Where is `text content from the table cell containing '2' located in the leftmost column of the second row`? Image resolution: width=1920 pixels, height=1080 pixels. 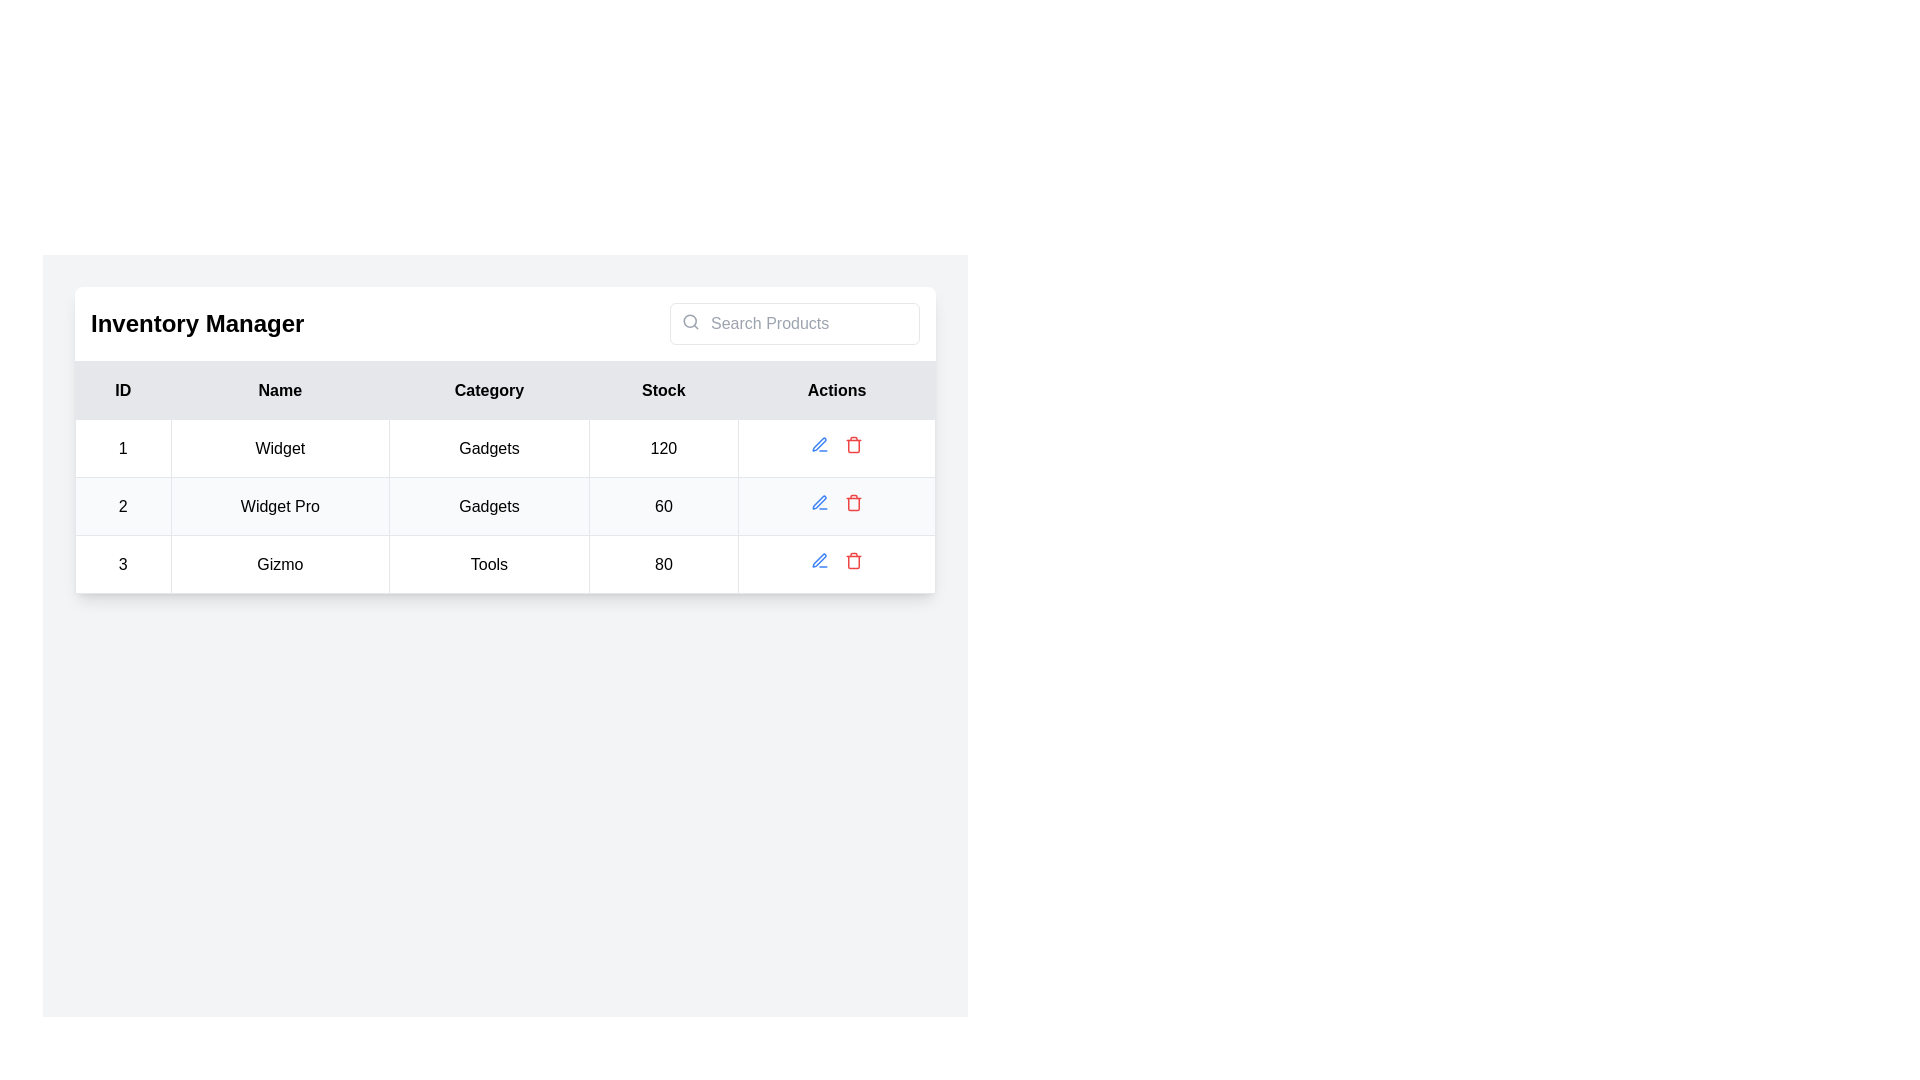
text content from the table cell containing '2' located in the leftmost column of the second row is located at coordinates (122, 505).